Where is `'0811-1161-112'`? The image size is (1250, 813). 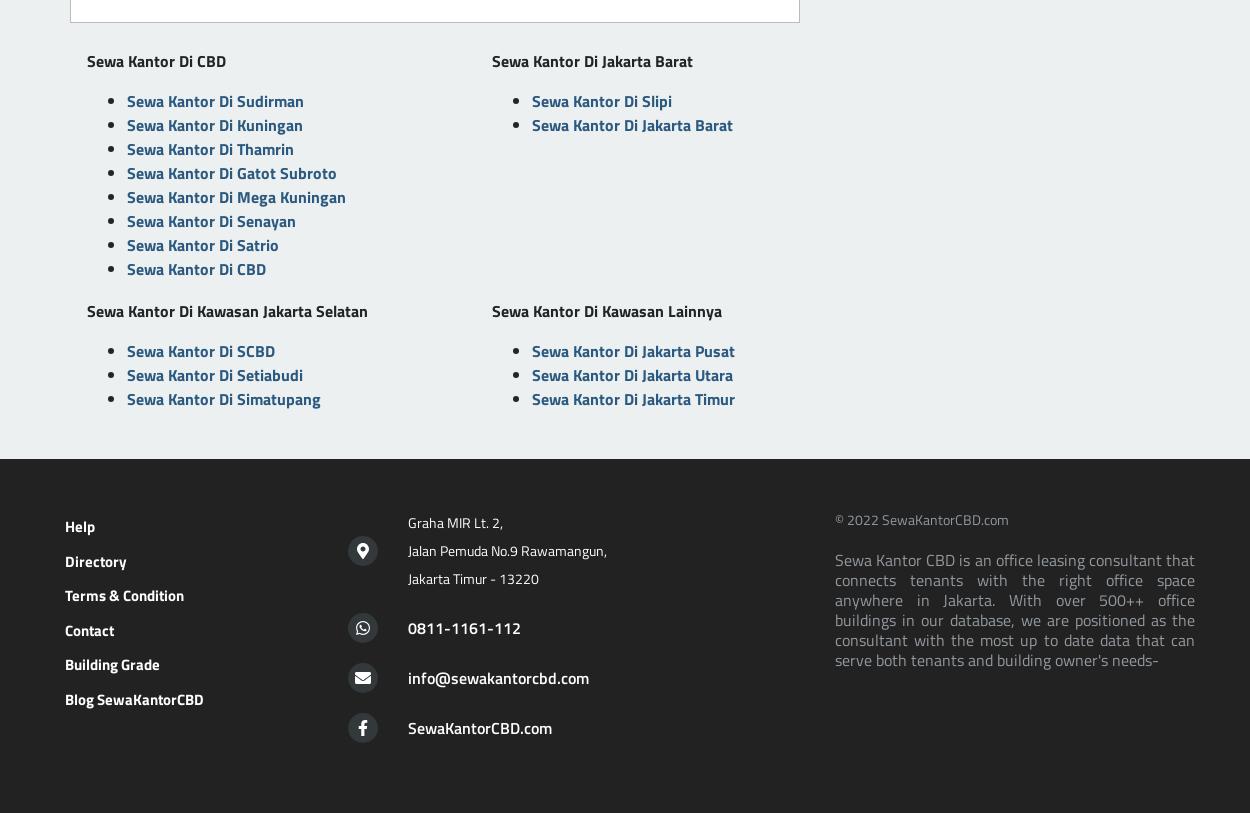 '0811-1161-112' is located at coordinates (407, 627).